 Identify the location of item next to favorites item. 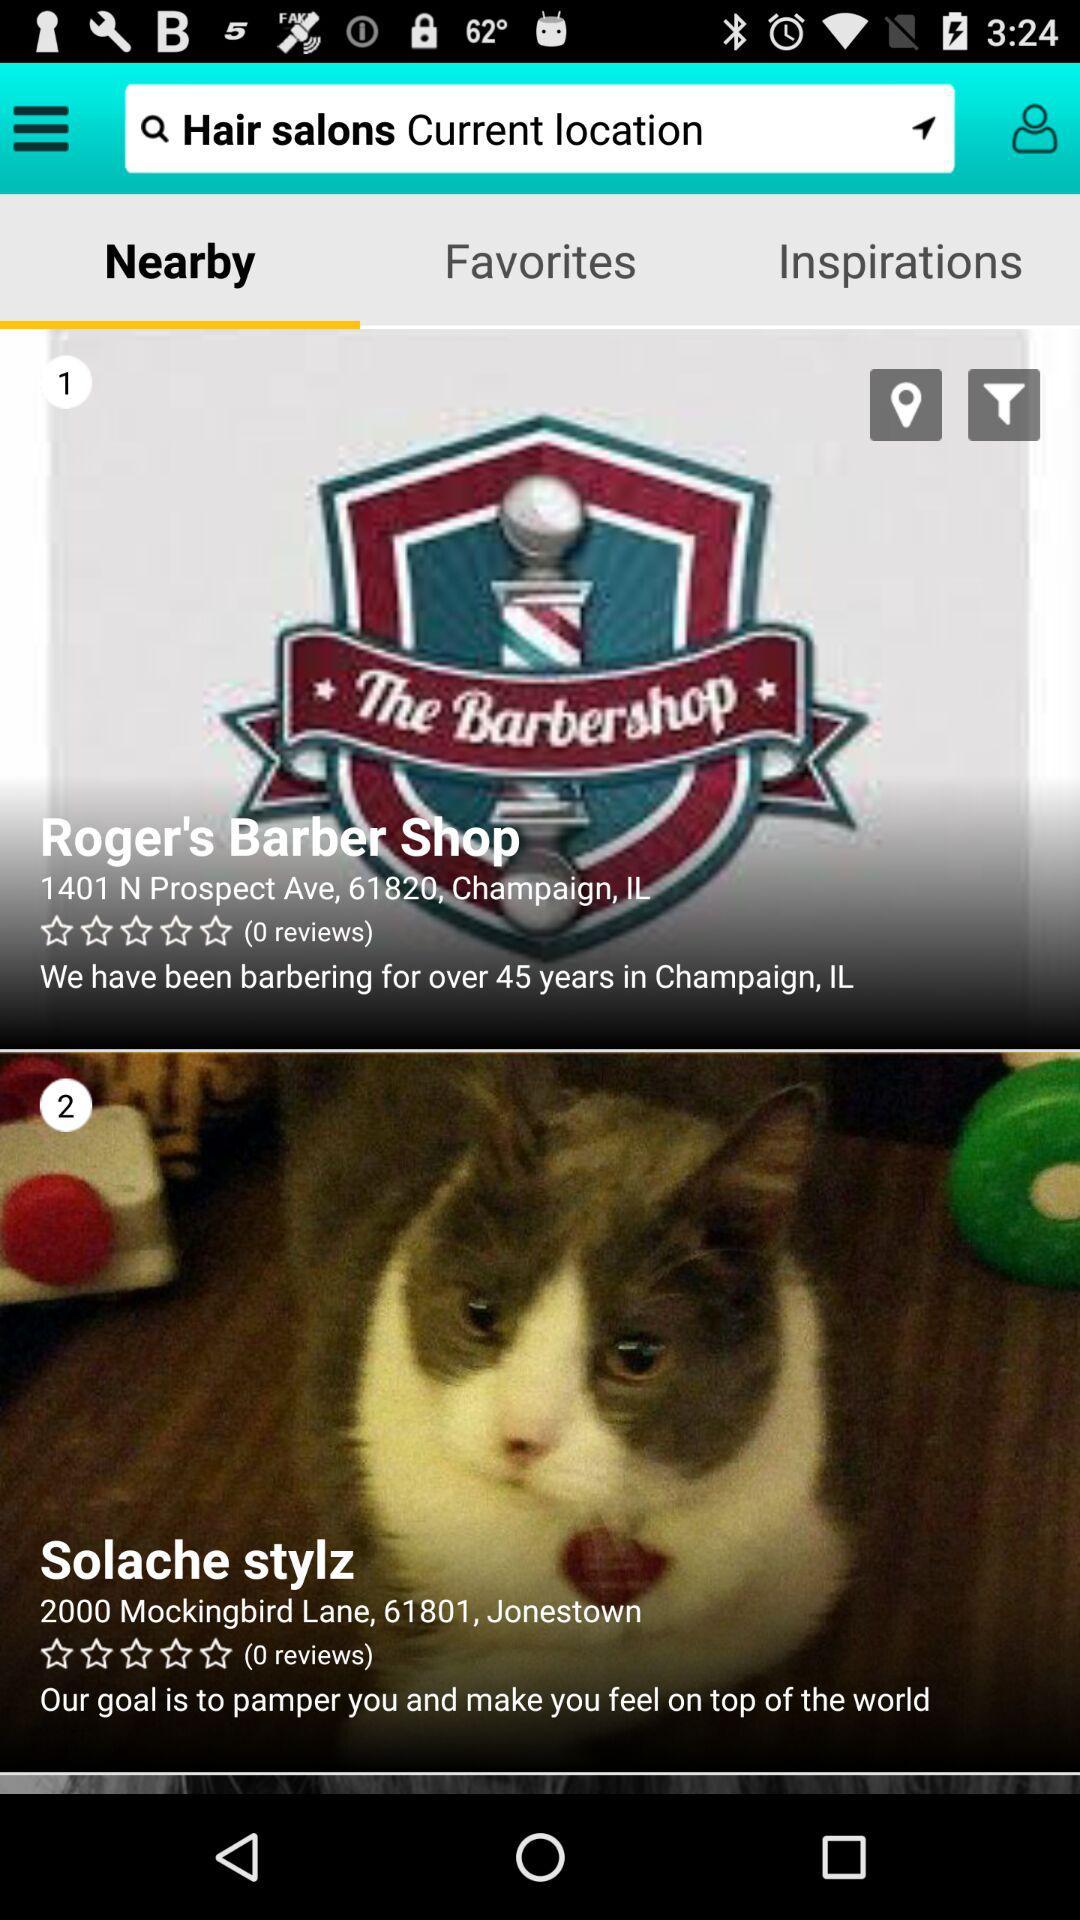
(898, 258).